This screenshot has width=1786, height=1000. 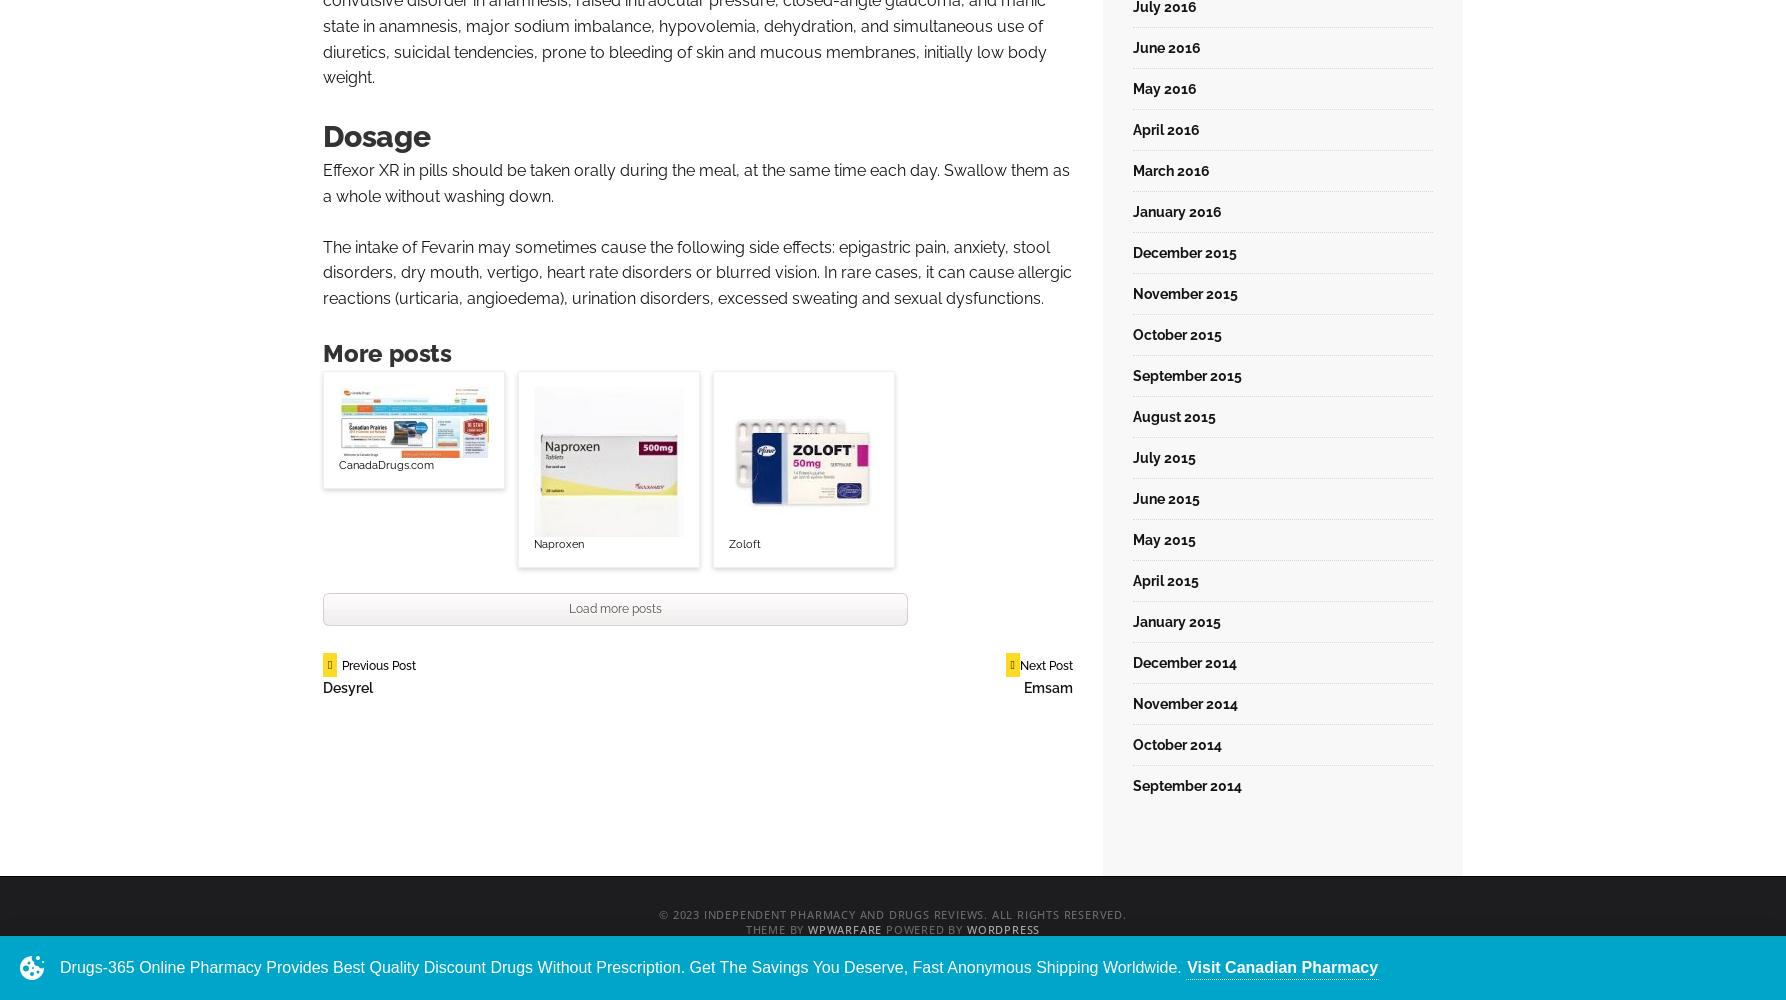 What do you see at coordinates (1165, 47) in the screenshot?
I see `'June 2016'` at bounding box center [1165, 47].